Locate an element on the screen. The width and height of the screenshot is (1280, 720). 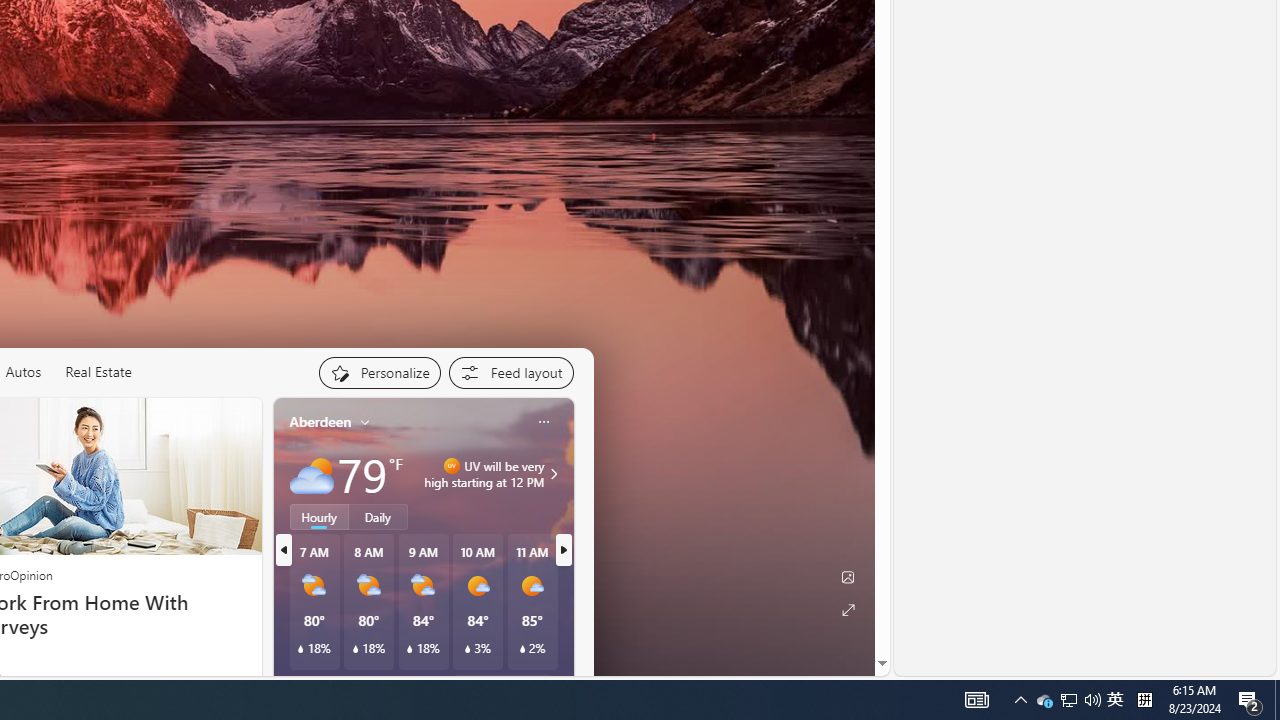
'Personalize your feed"' is located at coordinates (379, 372).